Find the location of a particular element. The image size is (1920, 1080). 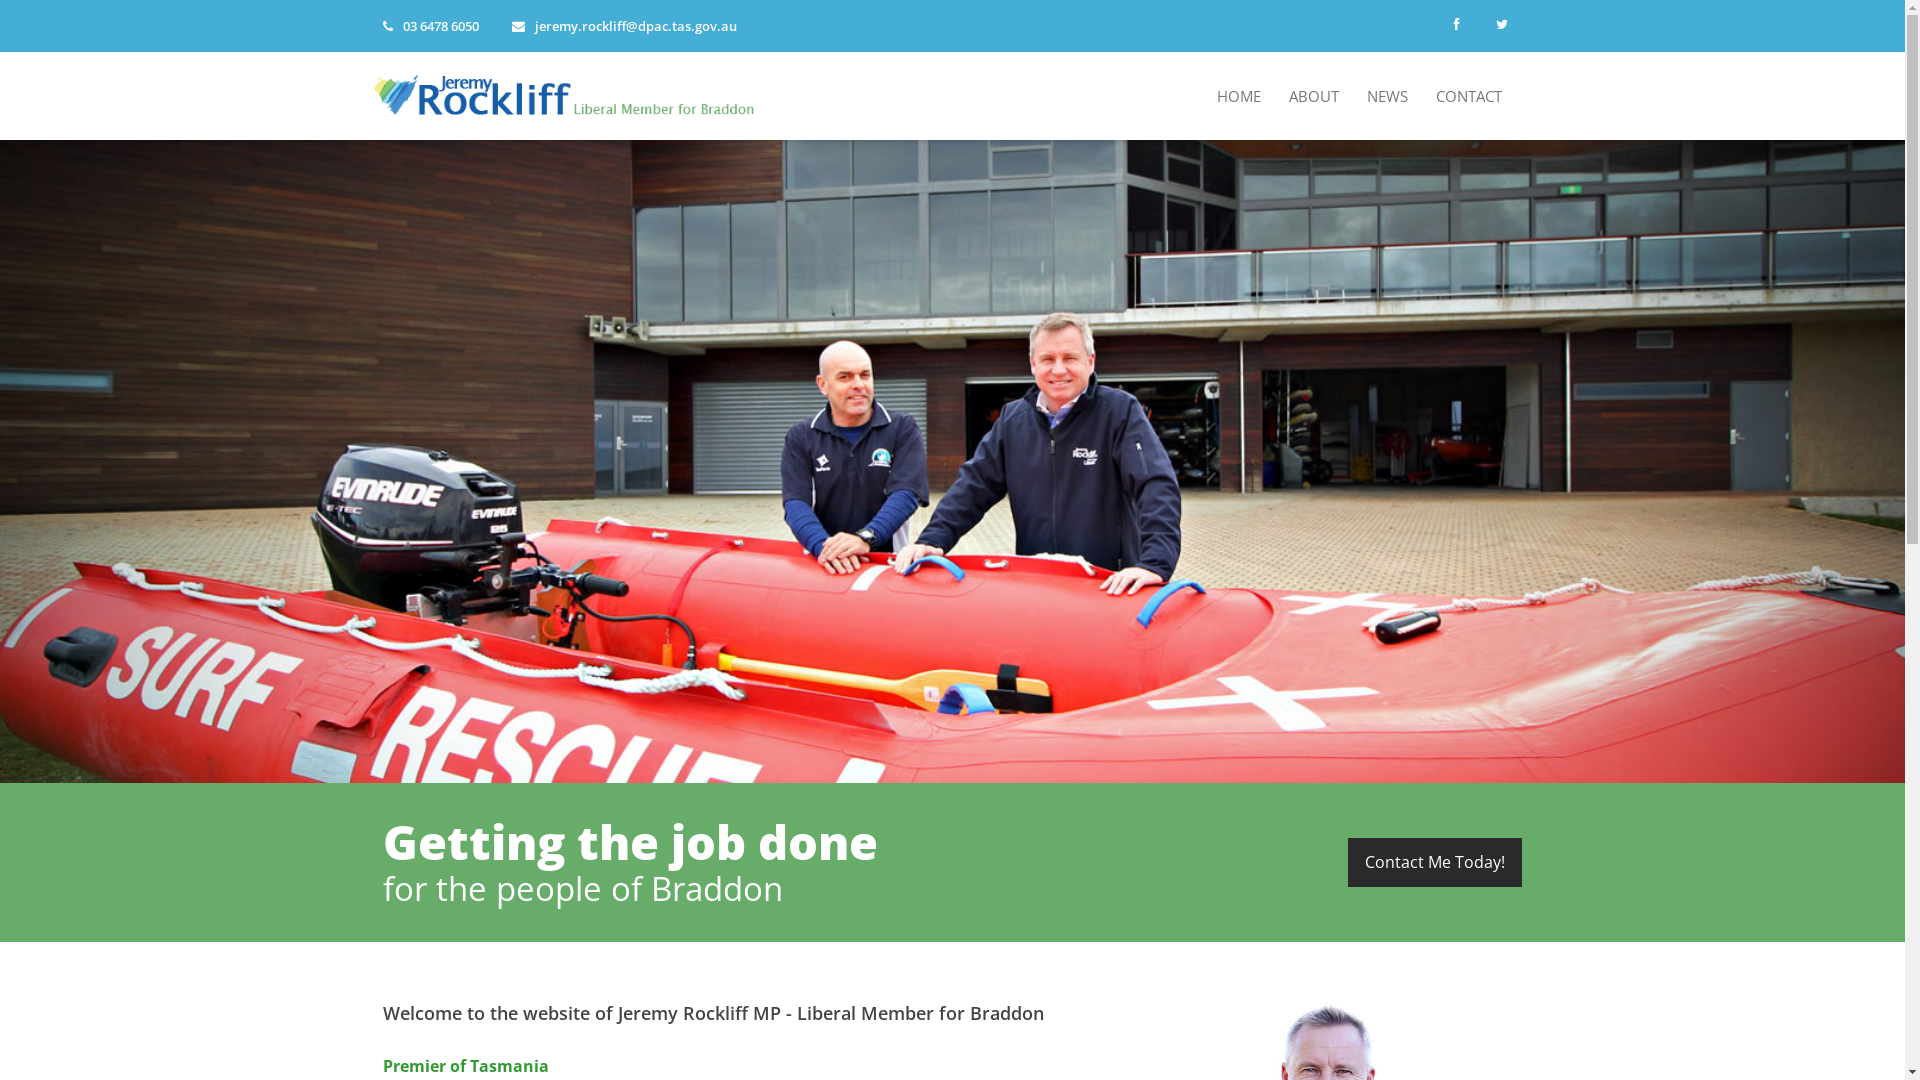

'CONTACT' is located at coordinates (1468, 96).